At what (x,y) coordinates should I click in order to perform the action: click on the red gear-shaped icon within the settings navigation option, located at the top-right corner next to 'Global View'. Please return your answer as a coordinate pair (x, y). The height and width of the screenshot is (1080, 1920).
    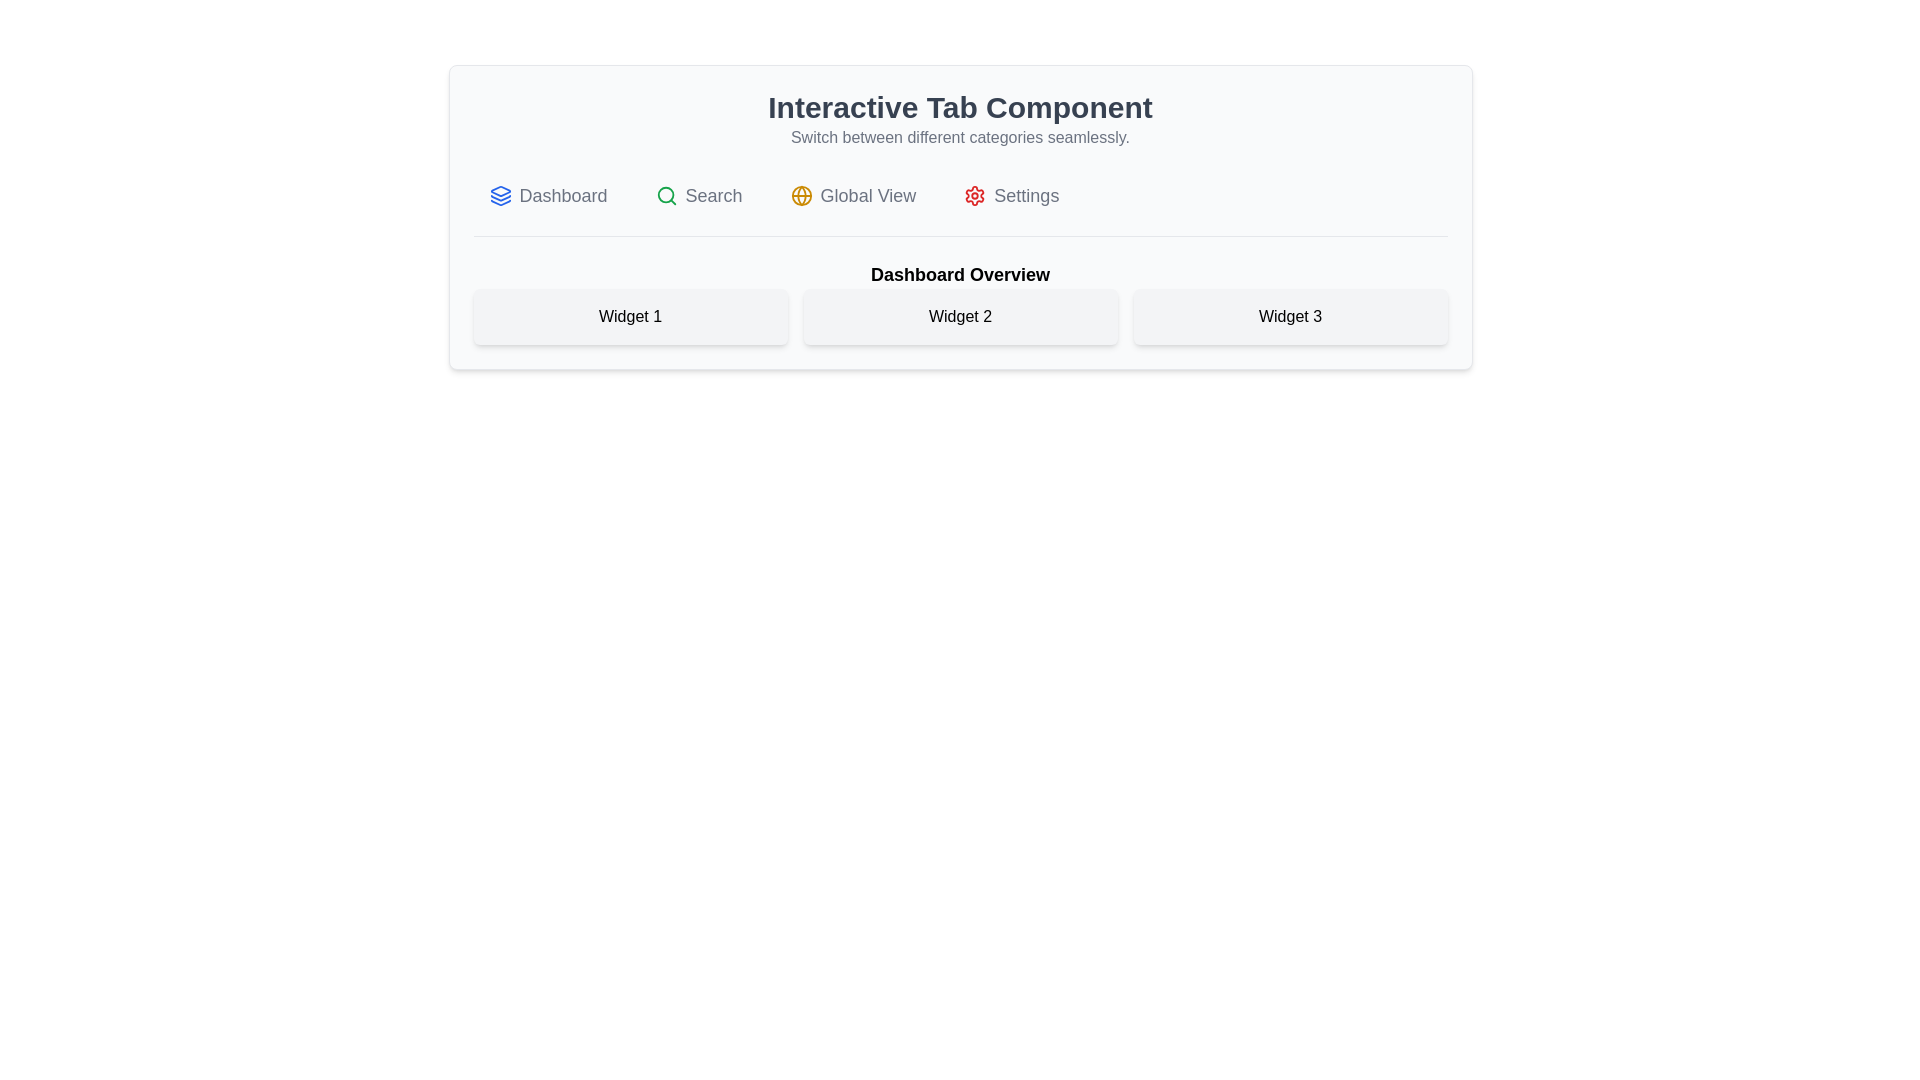
    Looking at the image, I should click on (975, 196).